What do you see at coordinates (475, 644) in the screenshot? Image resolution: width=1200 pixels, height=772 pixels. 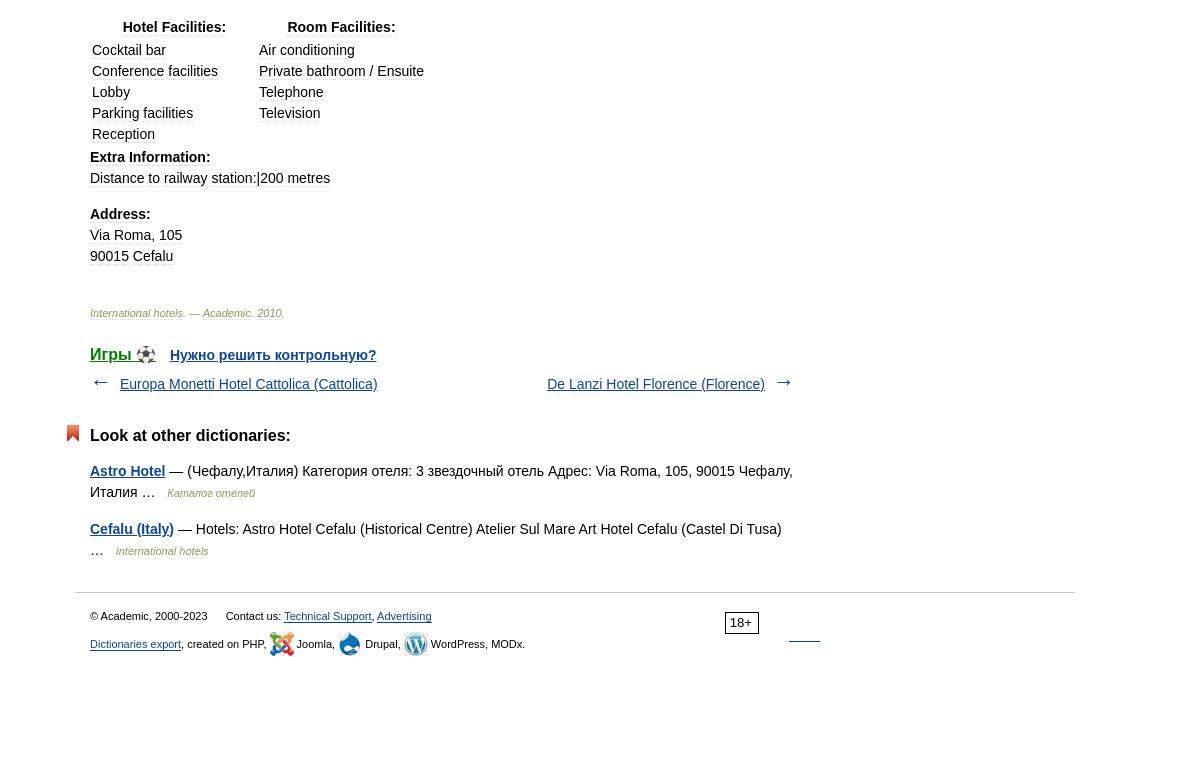 I see `'WordPress, MODx.'` at bounding box center [475, 644].